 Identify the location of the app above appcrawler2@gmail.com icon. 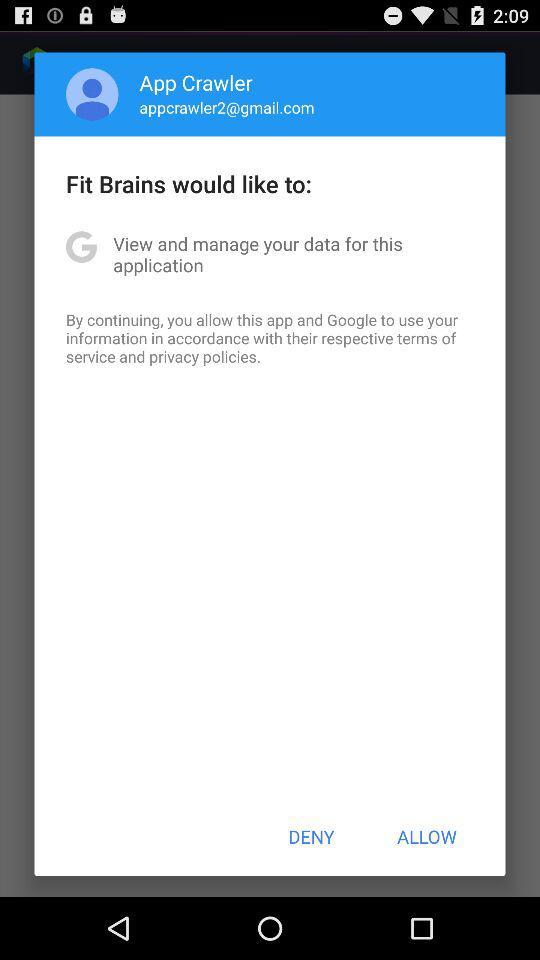
(196, 82).